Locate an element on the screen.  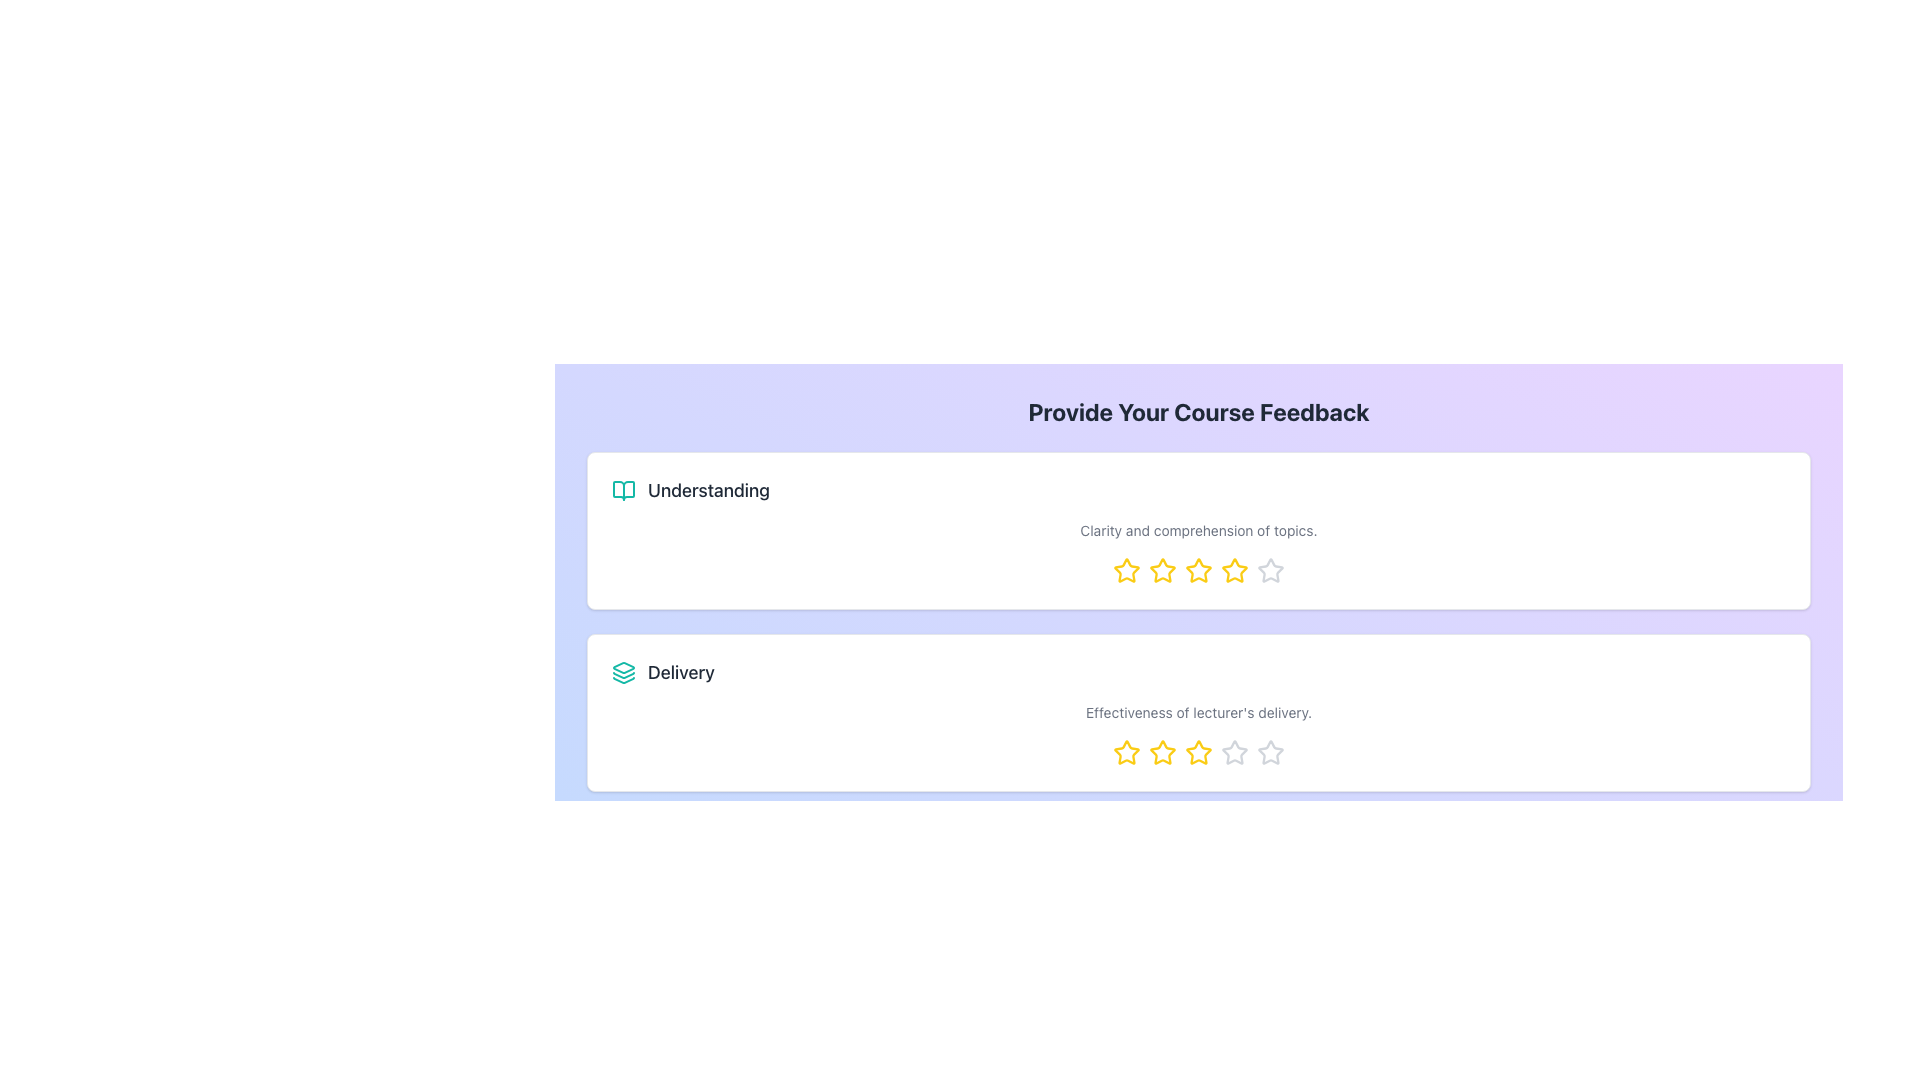
the fourth star from the left in the second row of the star rating system under the 'Delivery' feedback category to give a rating is located at coordinates (1232, 752).